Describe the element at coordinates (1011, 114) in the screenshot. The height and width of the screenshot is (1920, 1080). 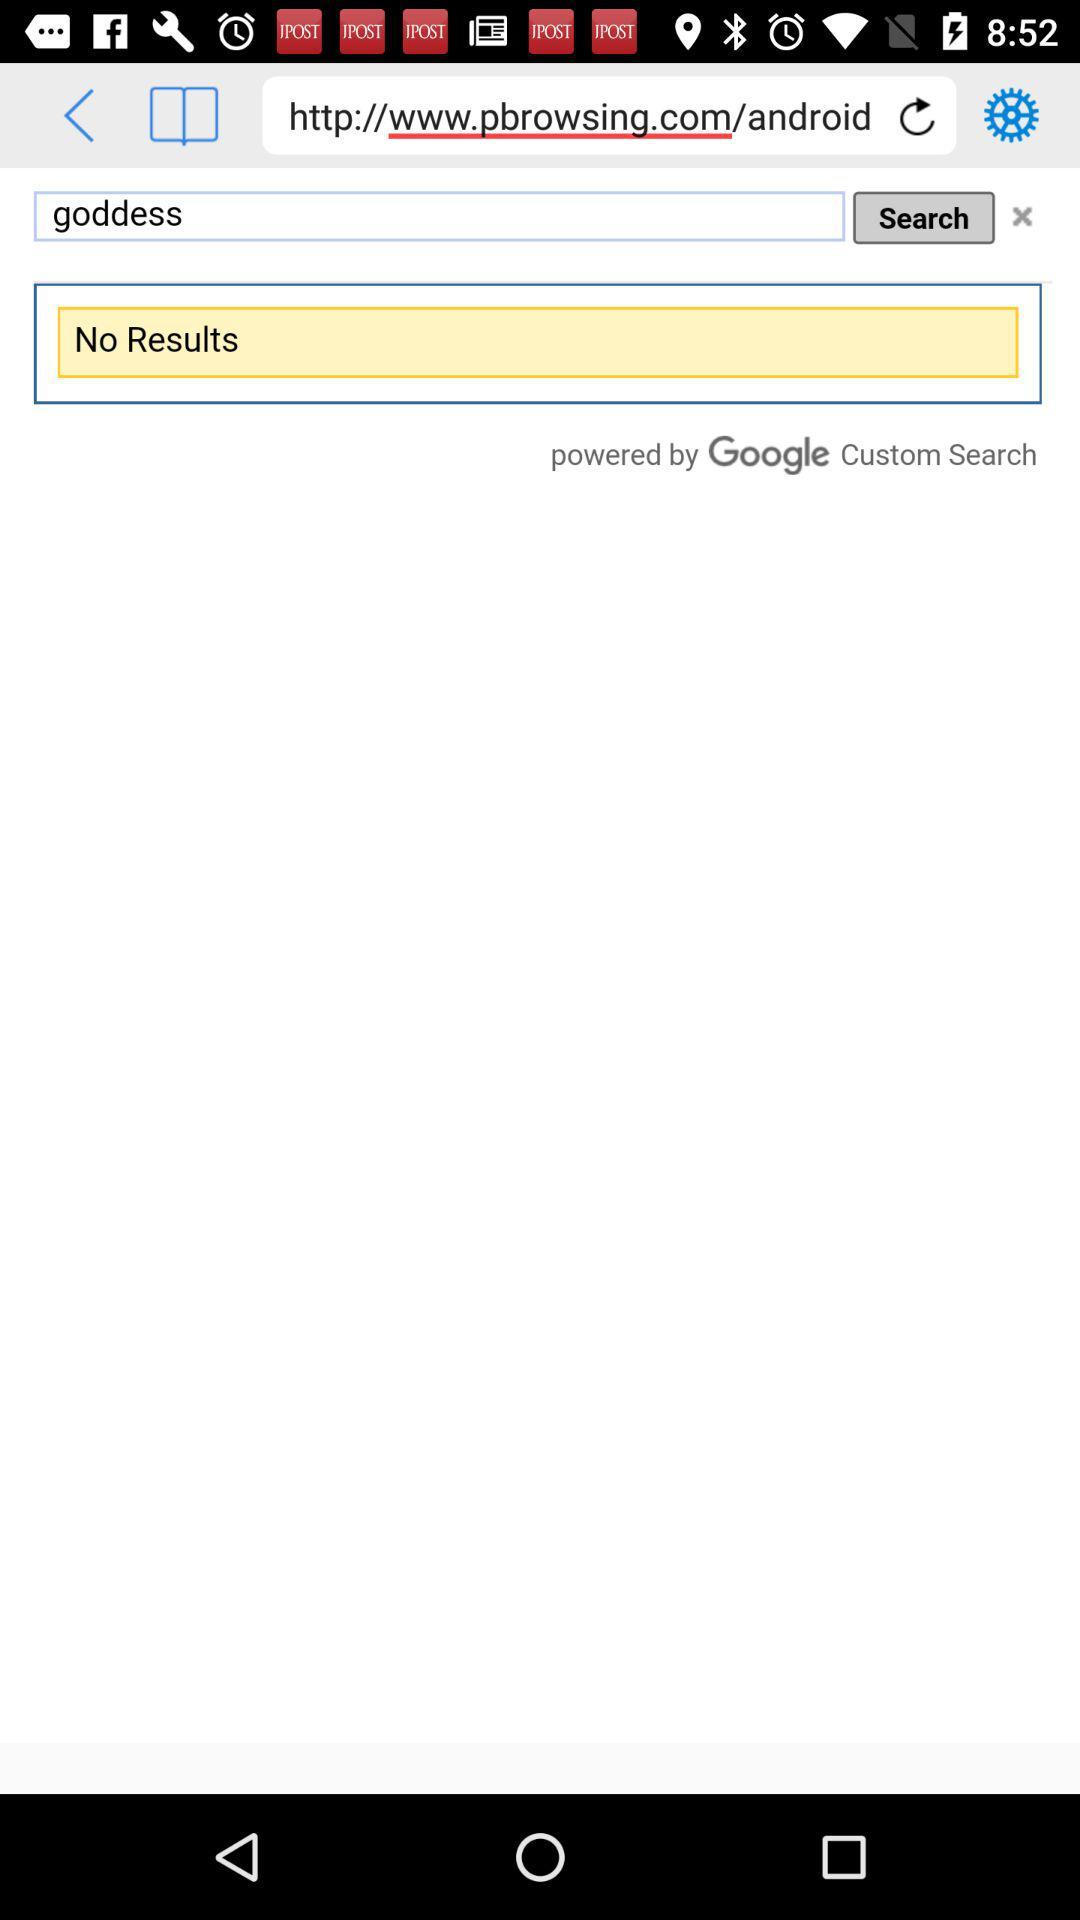
I see `goto settings` at that location.